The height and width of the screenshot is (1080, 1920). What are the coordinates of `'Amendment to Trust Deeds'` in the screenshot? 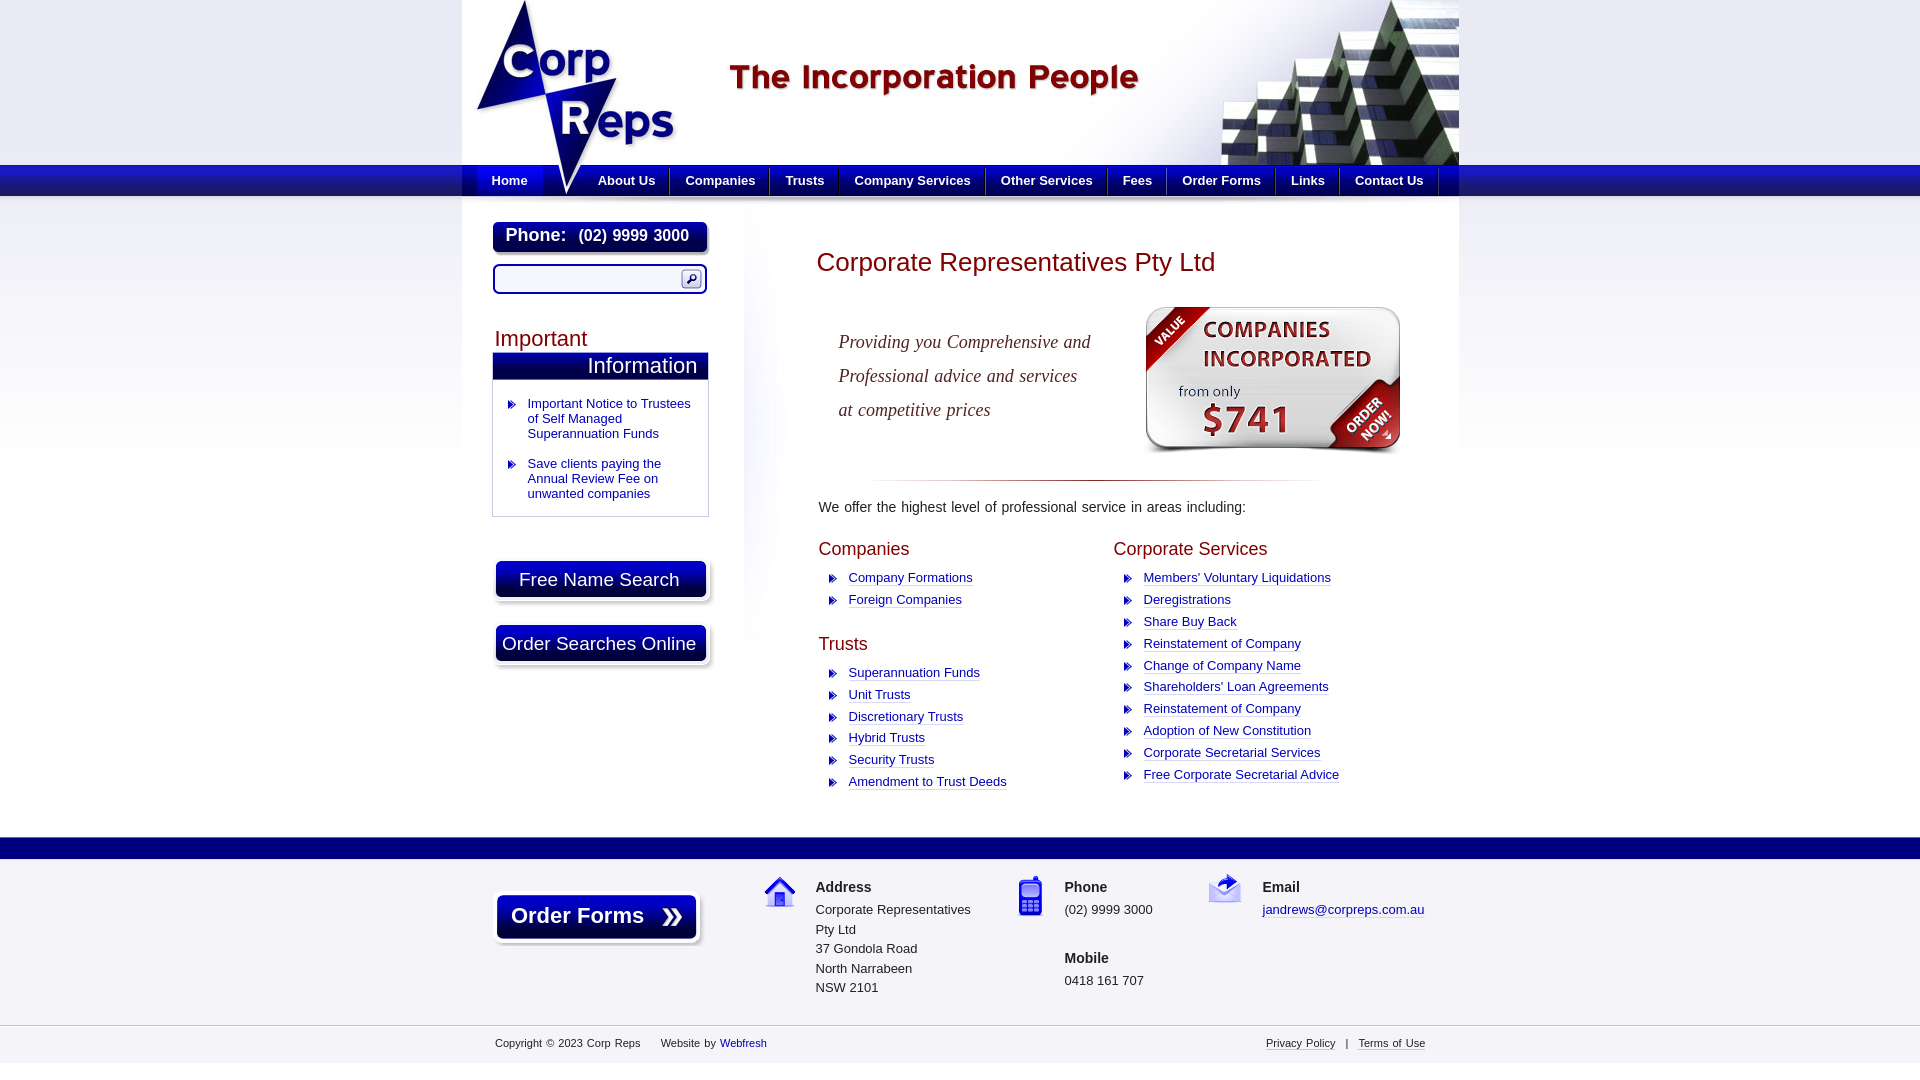 It's located at (925, 781).